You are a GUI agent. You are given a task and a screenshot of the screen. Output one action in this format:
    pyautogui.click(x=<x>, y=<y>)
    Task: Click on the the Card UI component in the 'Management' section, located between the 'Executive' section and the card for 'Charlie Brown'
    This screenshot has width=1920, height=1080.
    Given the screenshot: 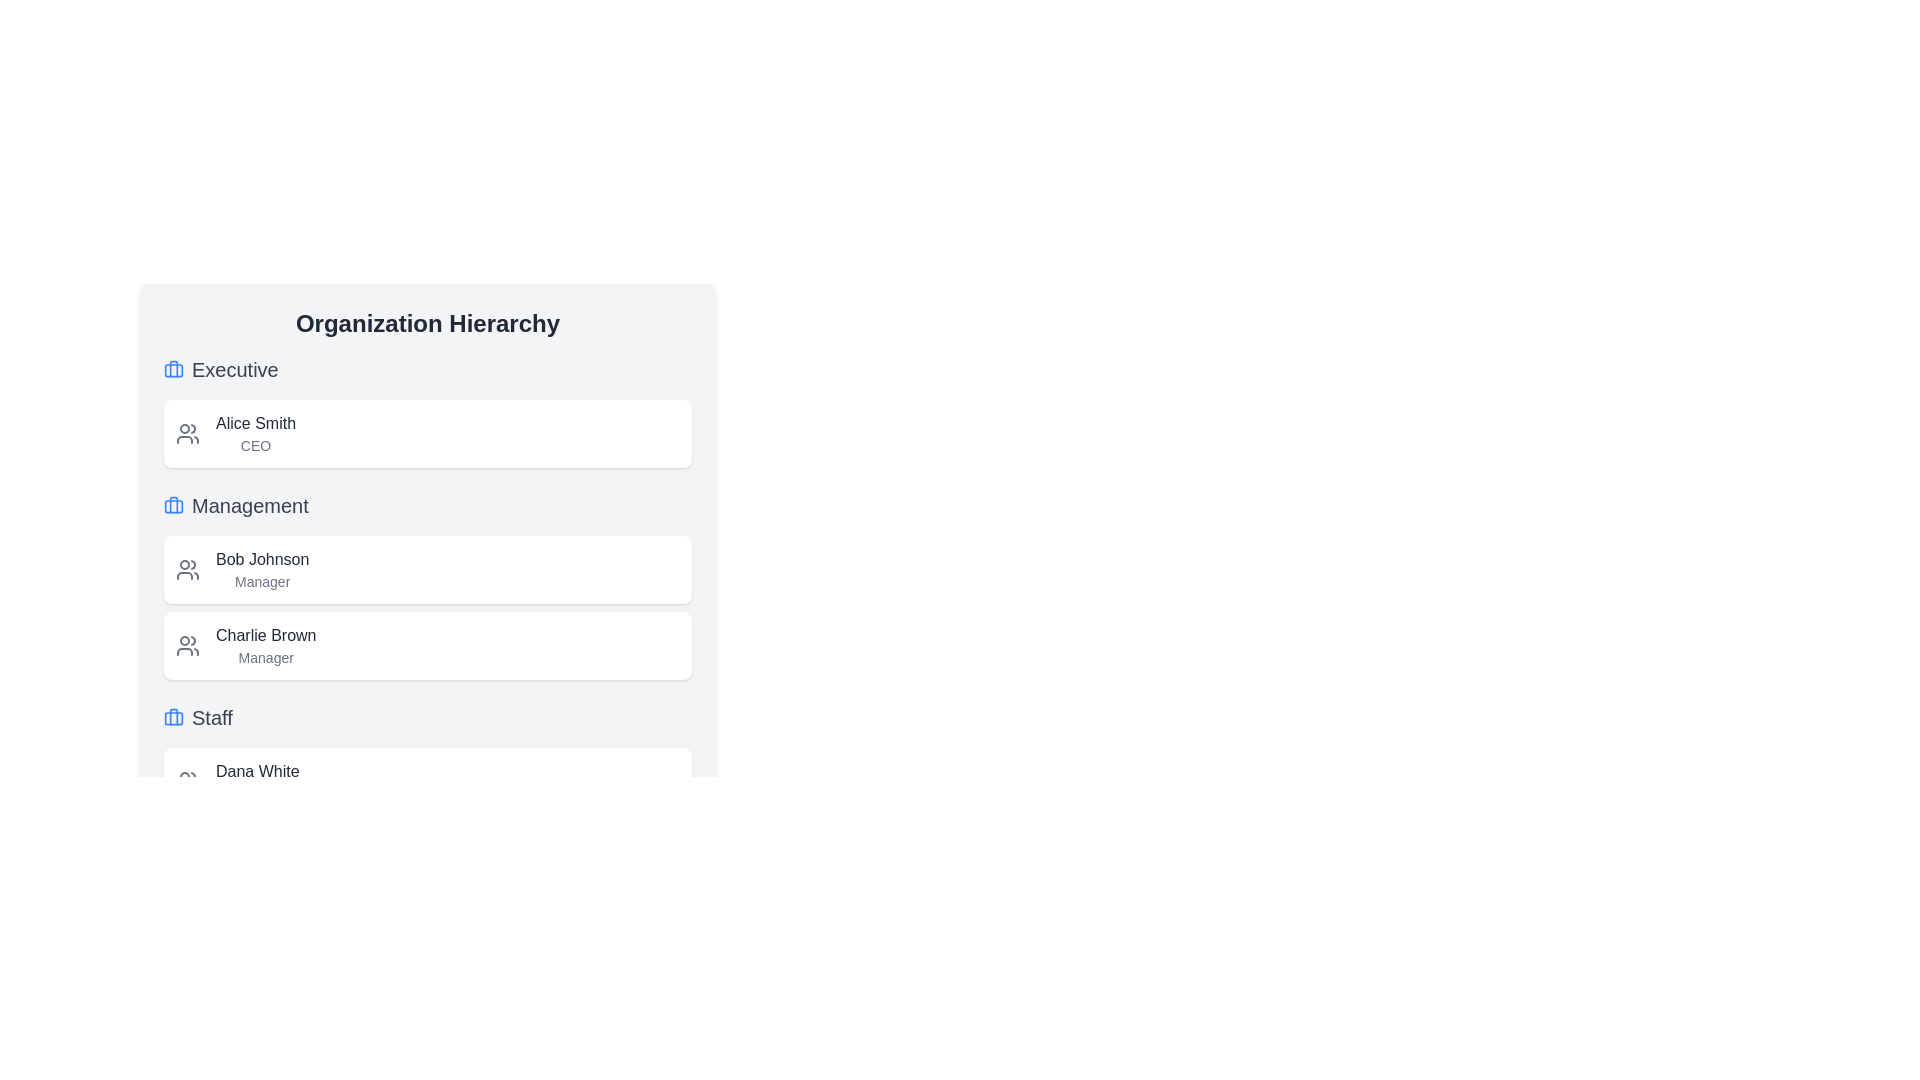 What is the action you would take?
    pyautogui.click(x=426, y=570)
    